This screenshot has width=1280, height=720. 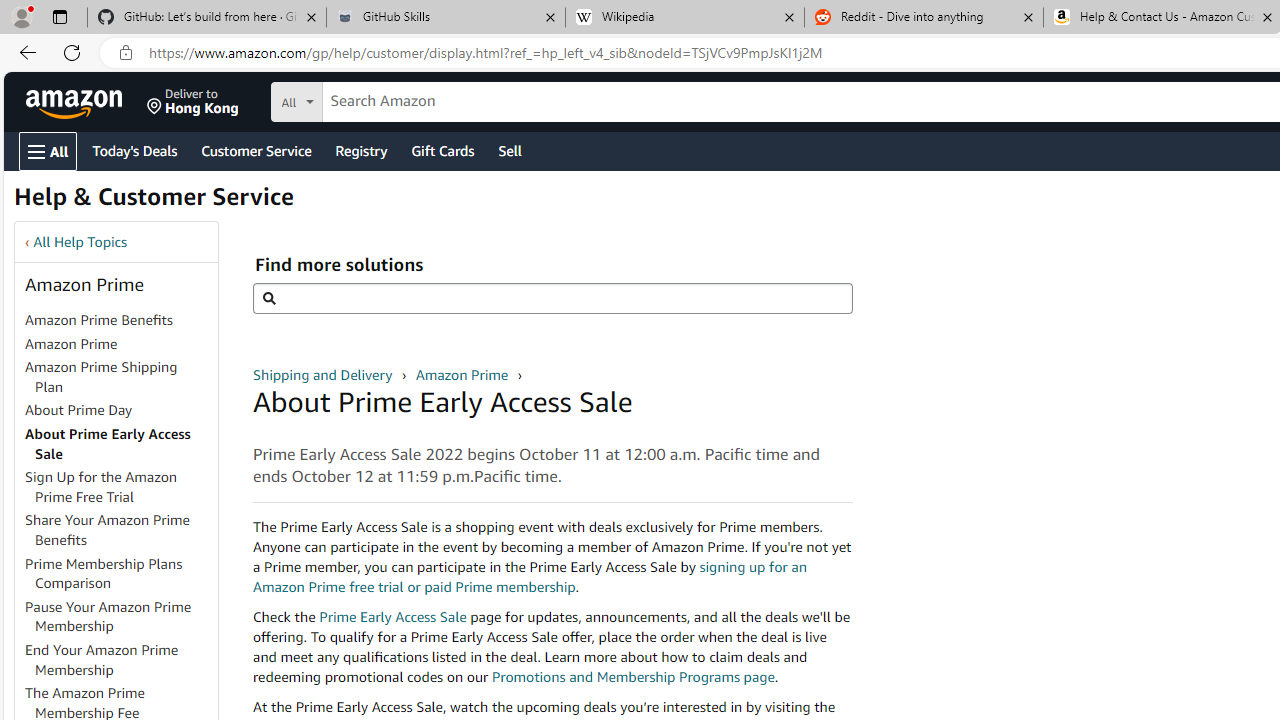 What do you see at coordinates (684, 17) in the screenshot?
I see `'Wikipedia'` at bounding box center [684, 17].